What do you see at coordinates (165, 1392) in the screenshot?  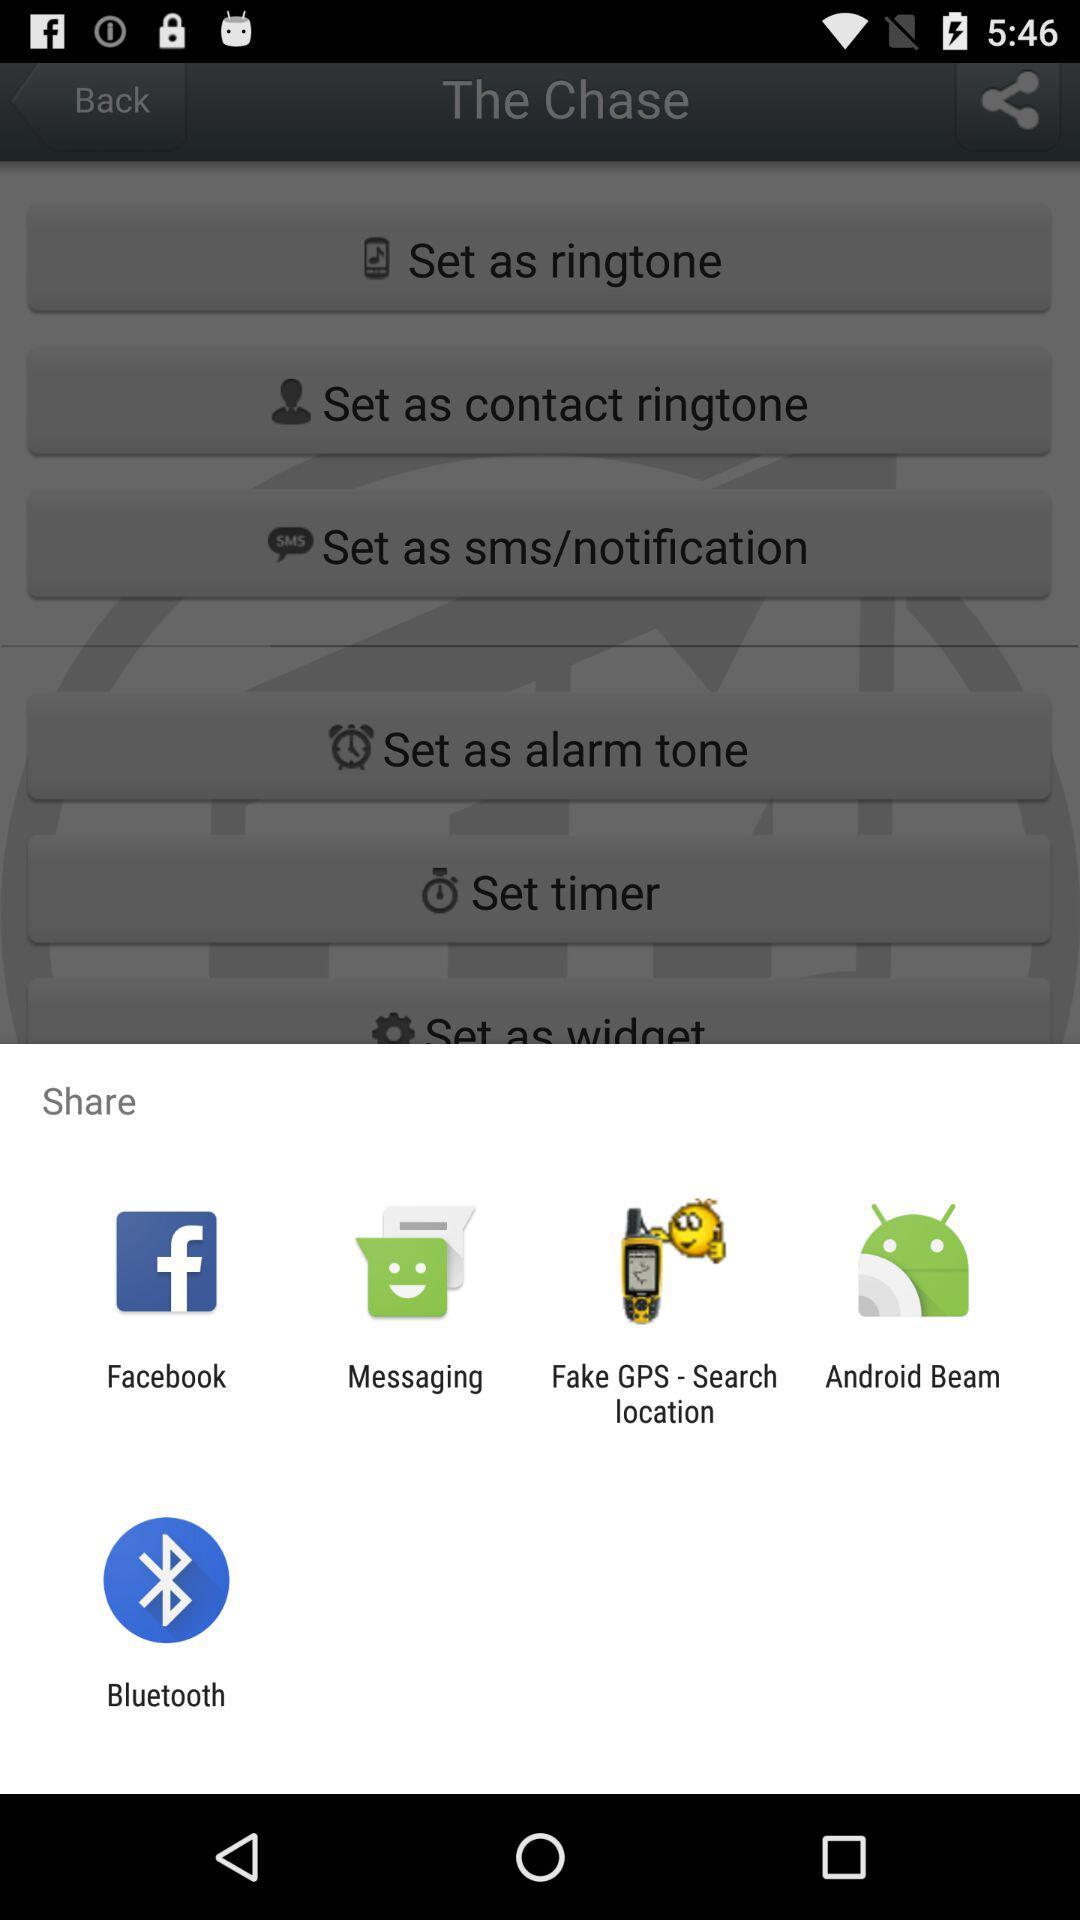 I see `the facebook app` at bounding box center [165, 1392].